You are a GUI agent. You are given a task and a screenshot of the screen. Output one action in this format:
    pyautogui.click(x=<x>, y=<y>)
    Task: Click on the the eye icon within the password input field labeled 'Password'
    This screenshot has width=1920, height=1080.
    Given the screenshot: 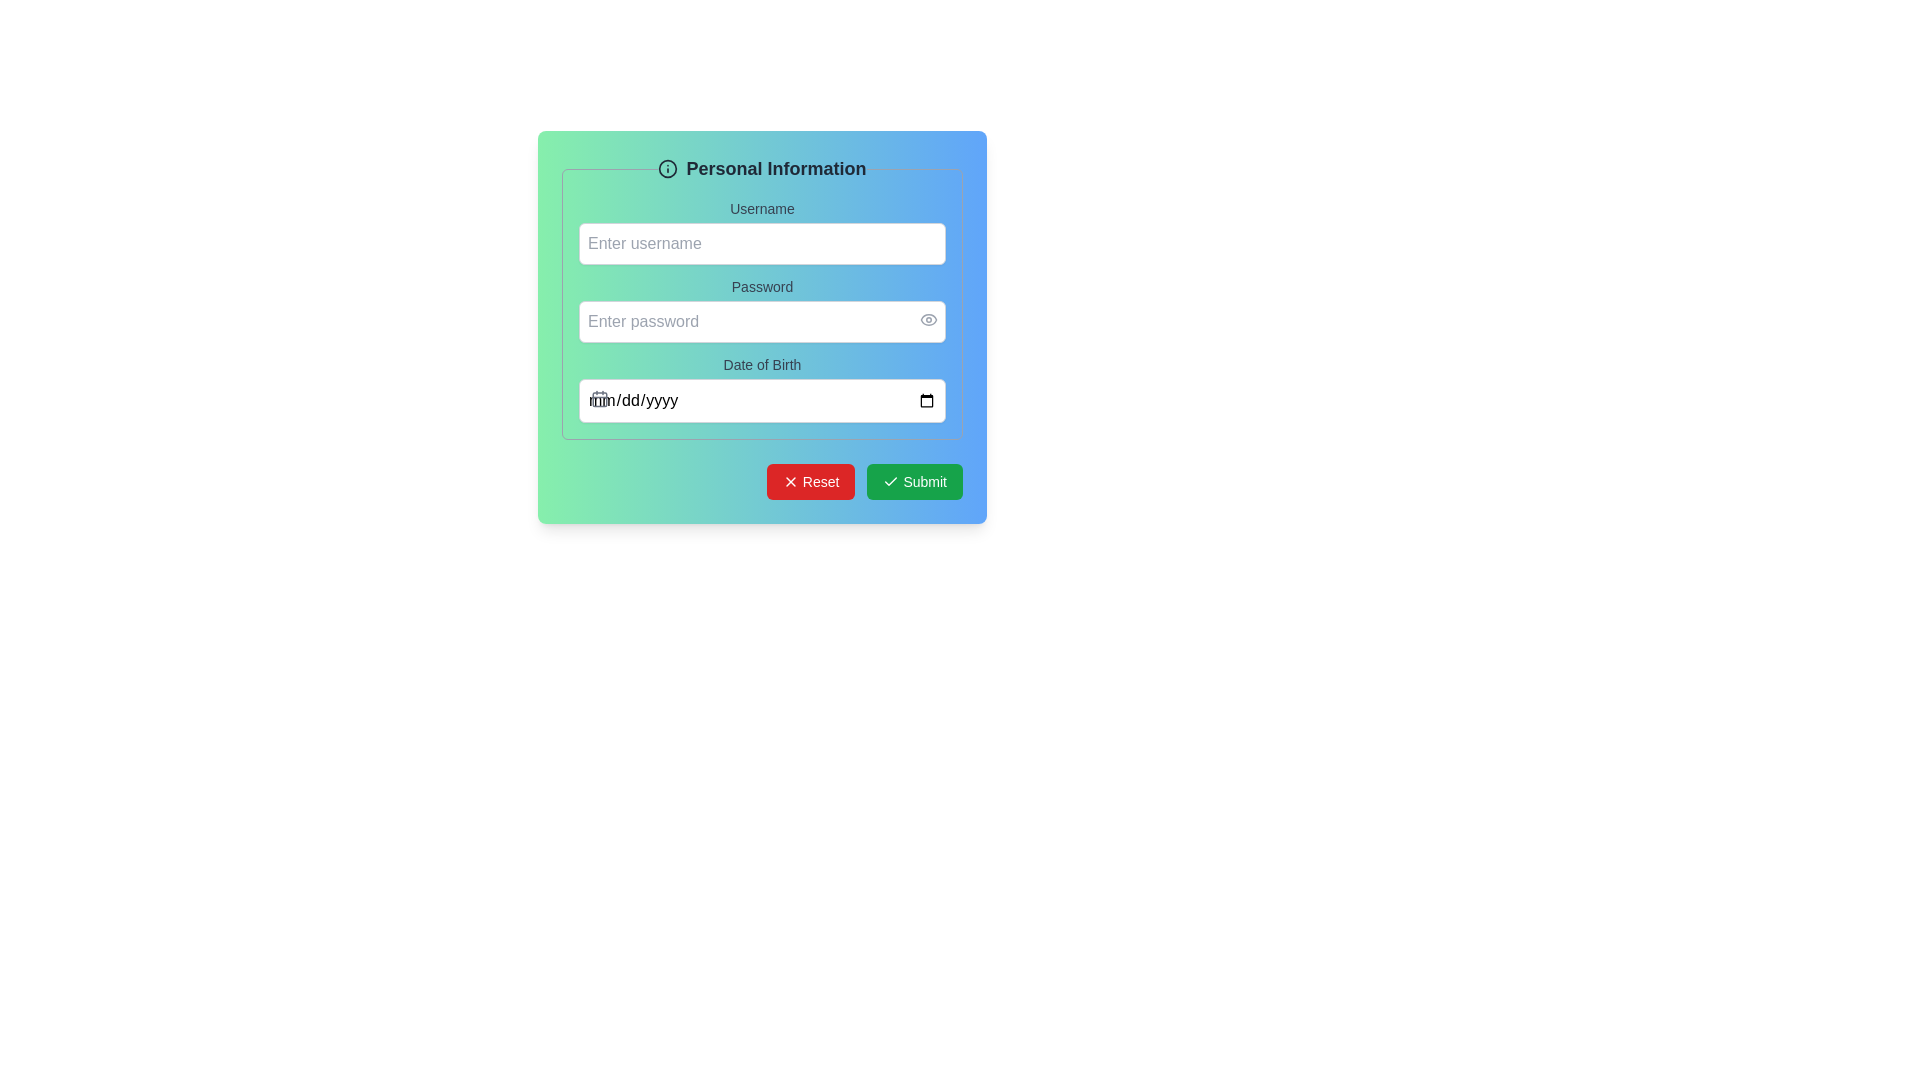 What is the action you would take?
    pyautogui.click(x=761, y=309)
    